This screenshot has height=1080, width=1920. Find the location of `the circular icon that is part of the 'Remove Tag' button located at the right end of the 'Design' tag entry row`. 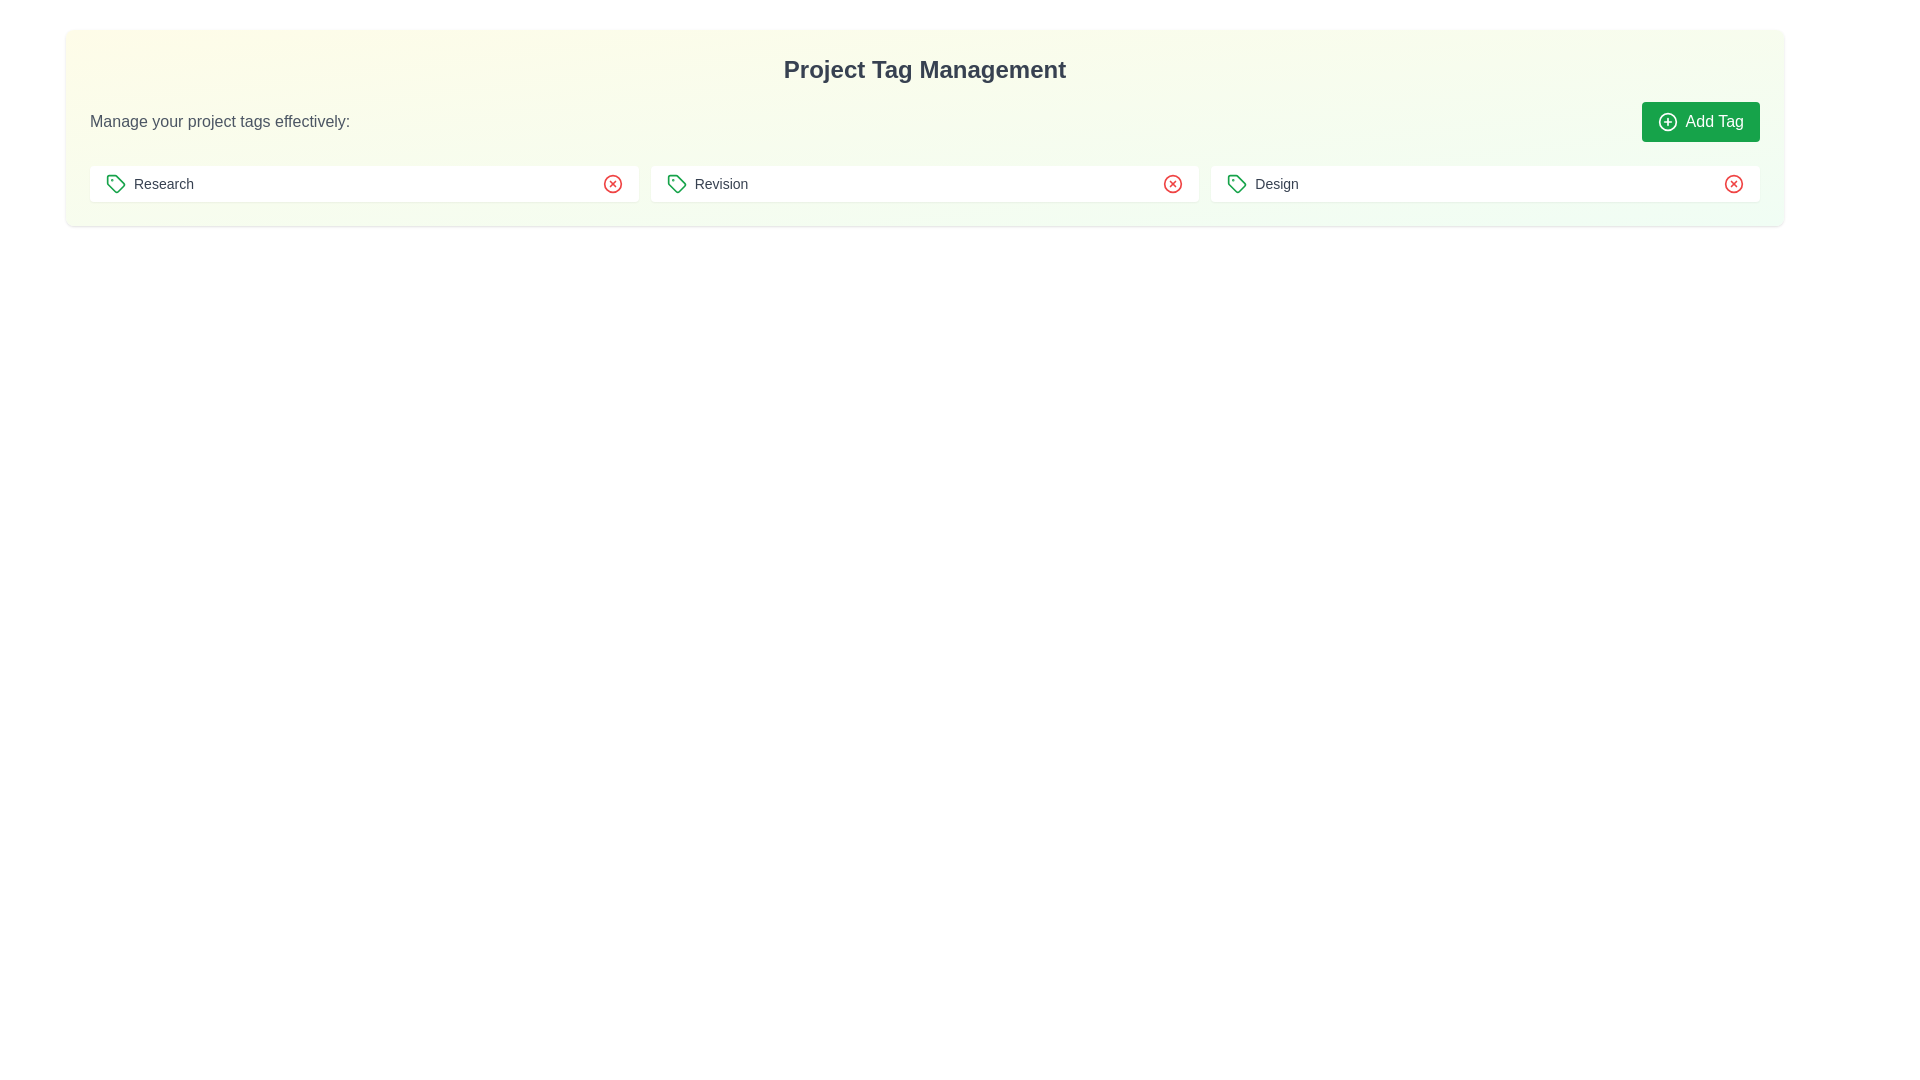

the circular icon that is part of the 'Remove Tag' button located at the right end of the 'Design' tag entry row is located at coordinates (1732, 184).